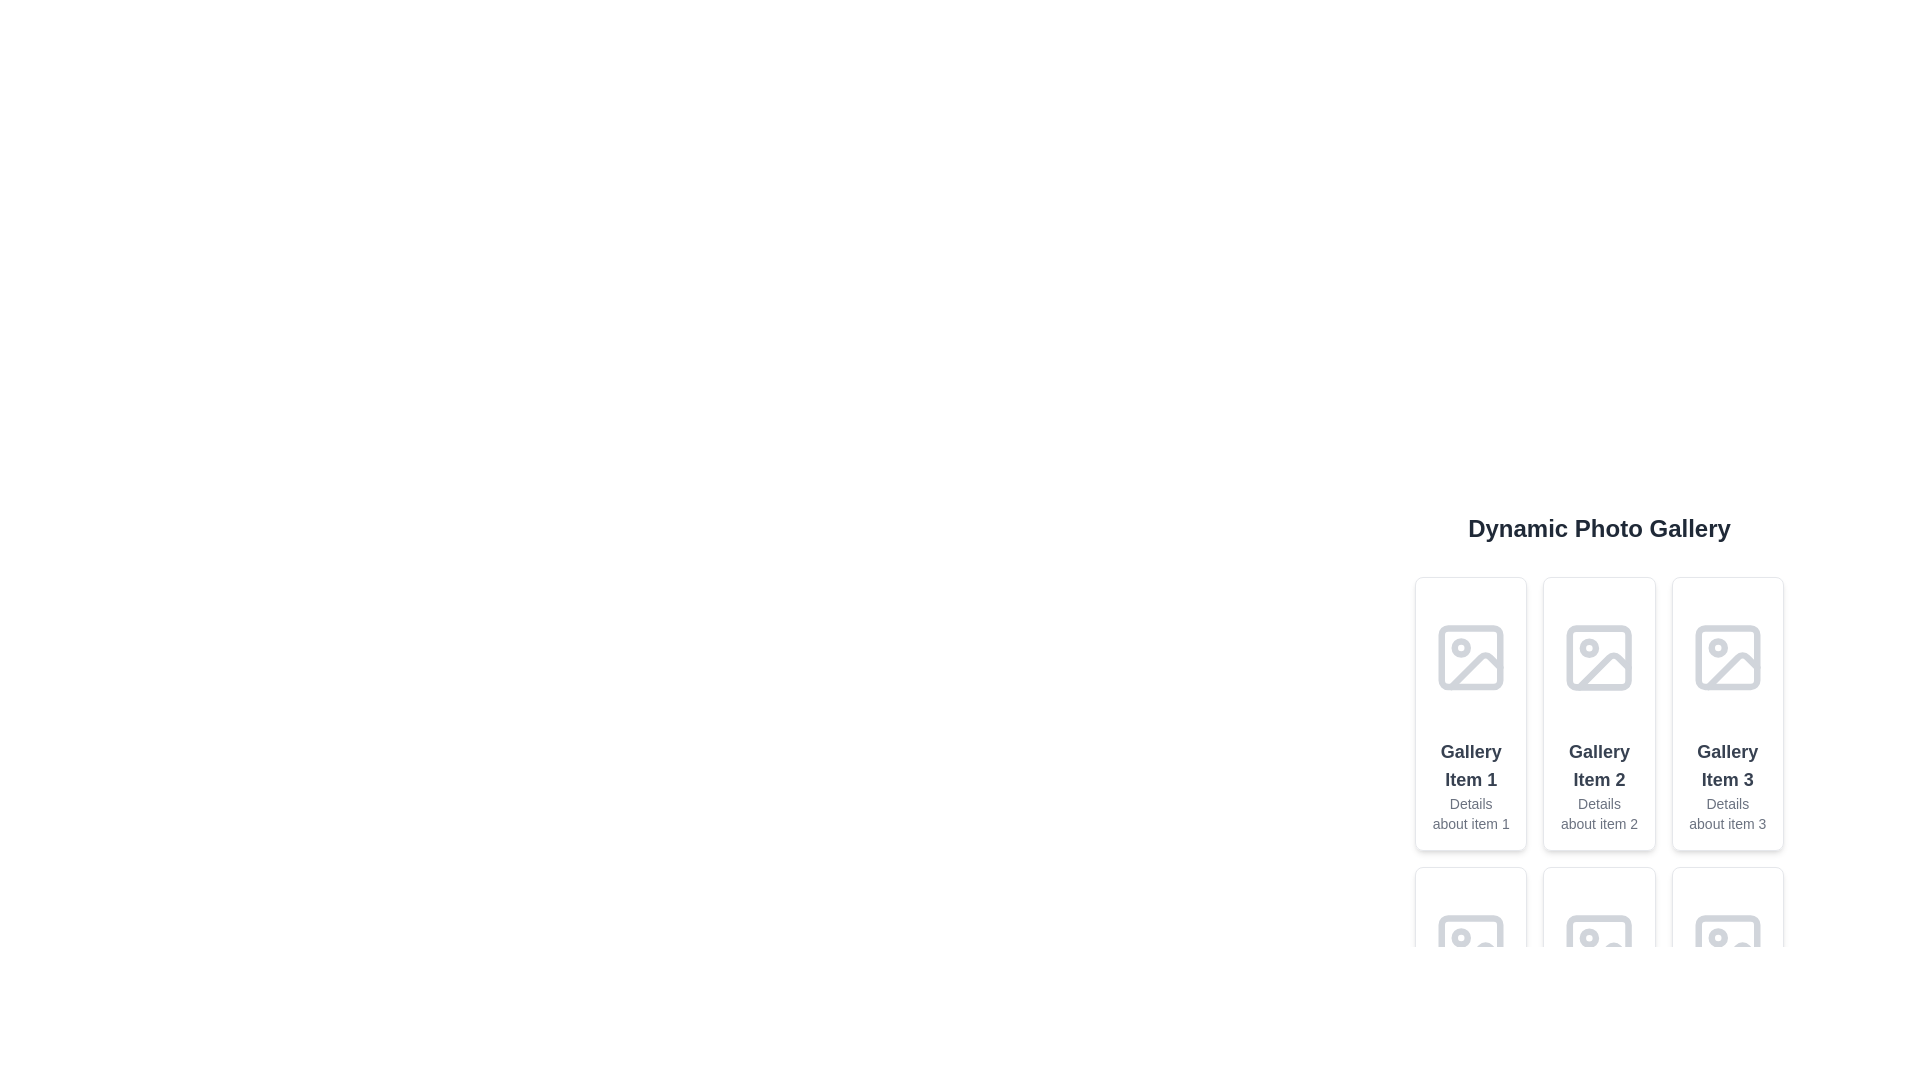 This screenshot has width=1920, height=1080. Describe the element at coordinates (1471, 813) in the screenshot. I see `the descriptive text element located at the bottom of the first column in the gallery section, which provides additional information about the associated item` at that location.